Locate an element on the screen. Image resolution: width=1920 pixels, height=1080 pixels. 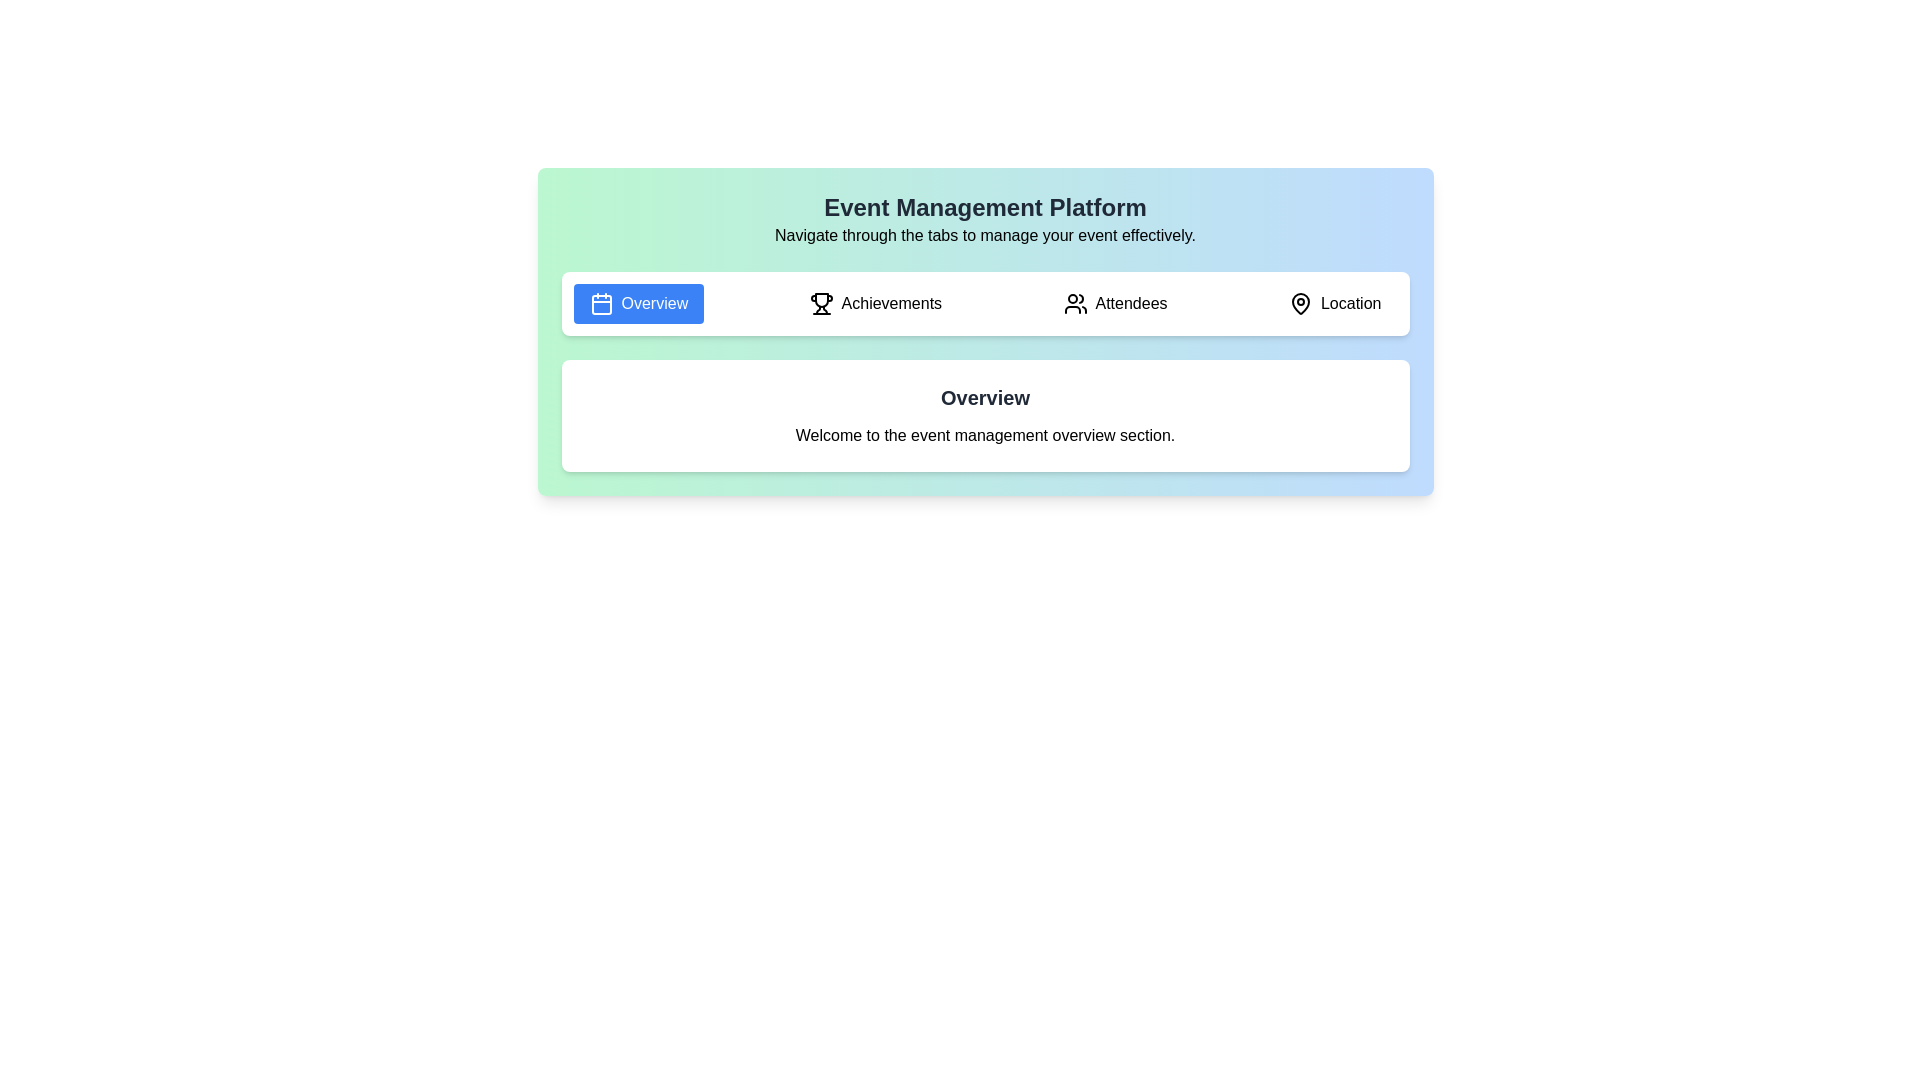
the navigation button located in the top navigation bar, which is the fourth item after 'Overview', 'Achievements', and 'Attendees' is located at coordinates (1335, 304).